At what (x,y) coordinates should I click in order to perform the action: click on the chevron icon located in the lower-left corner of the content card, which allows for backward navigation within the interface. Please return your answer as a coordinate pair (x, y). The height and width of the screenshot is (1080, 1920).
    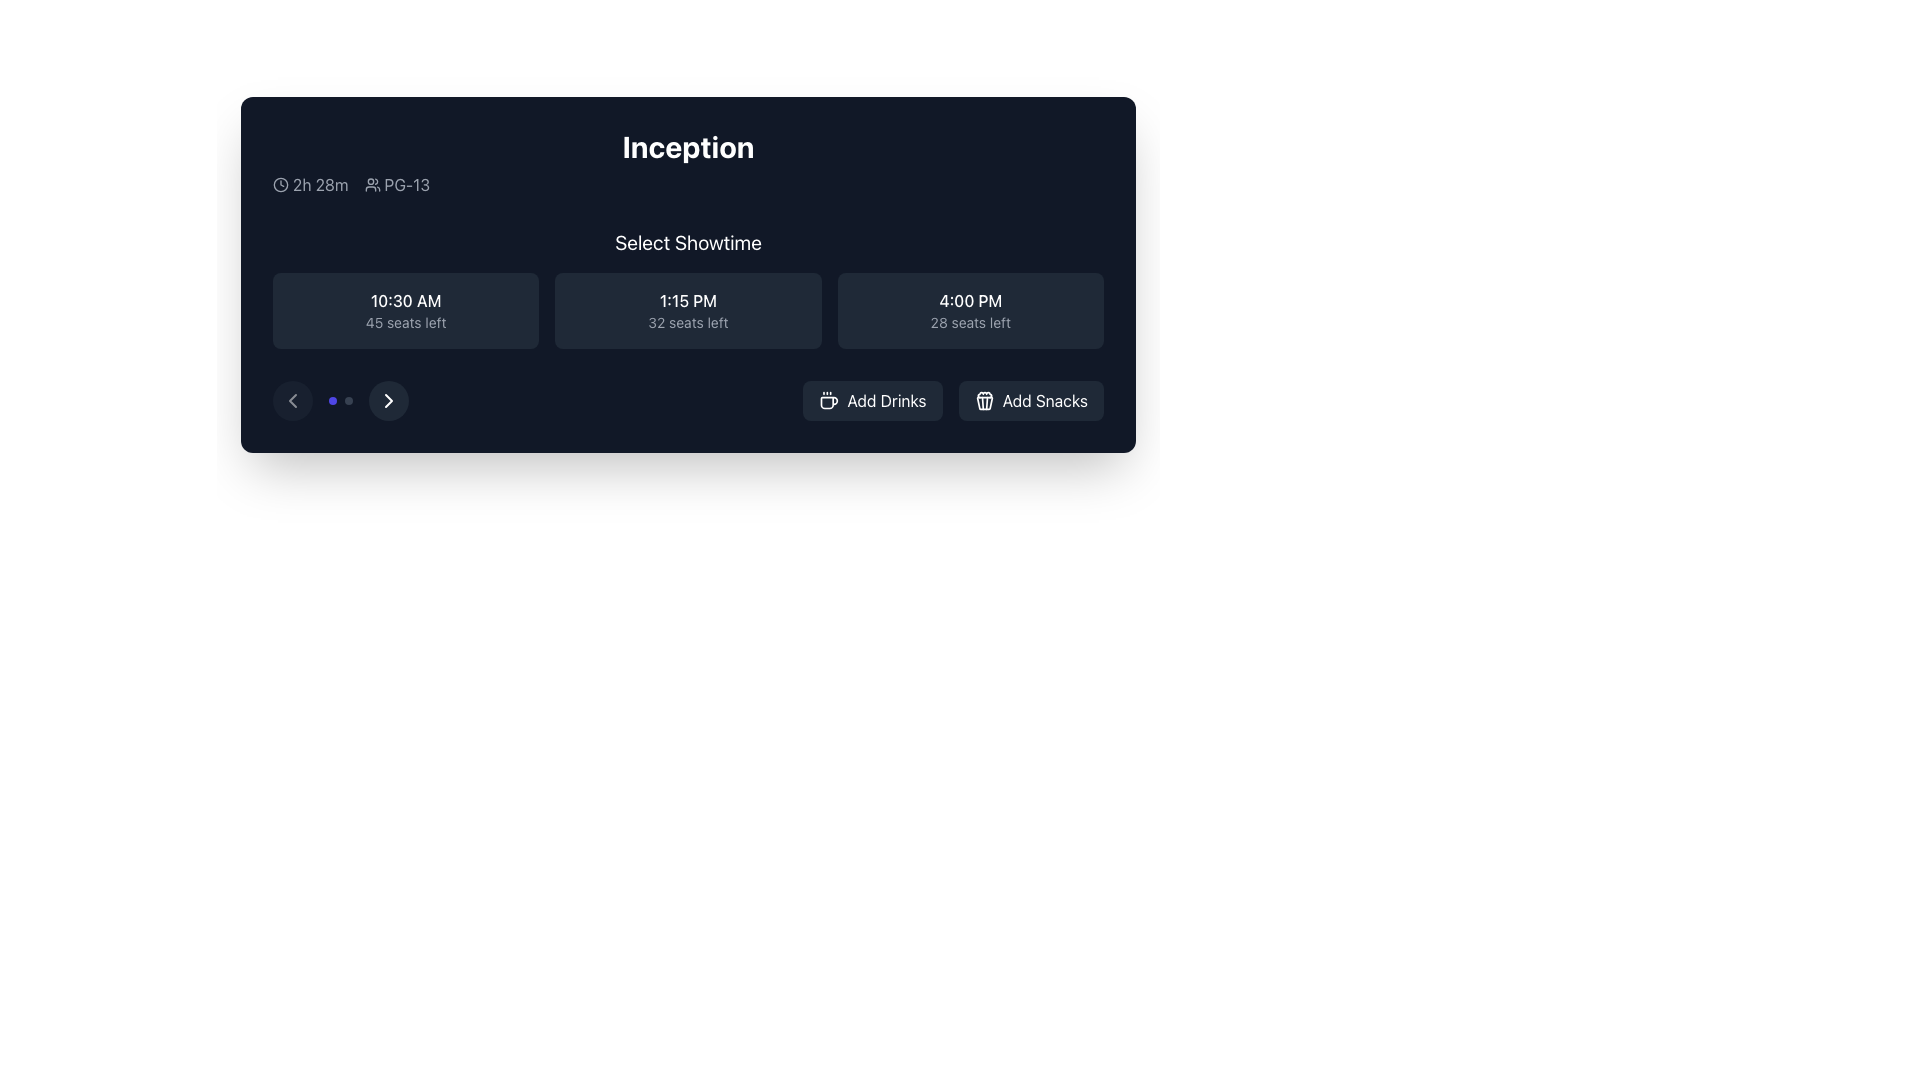
    Looking at the image, I should click on (291, 401).